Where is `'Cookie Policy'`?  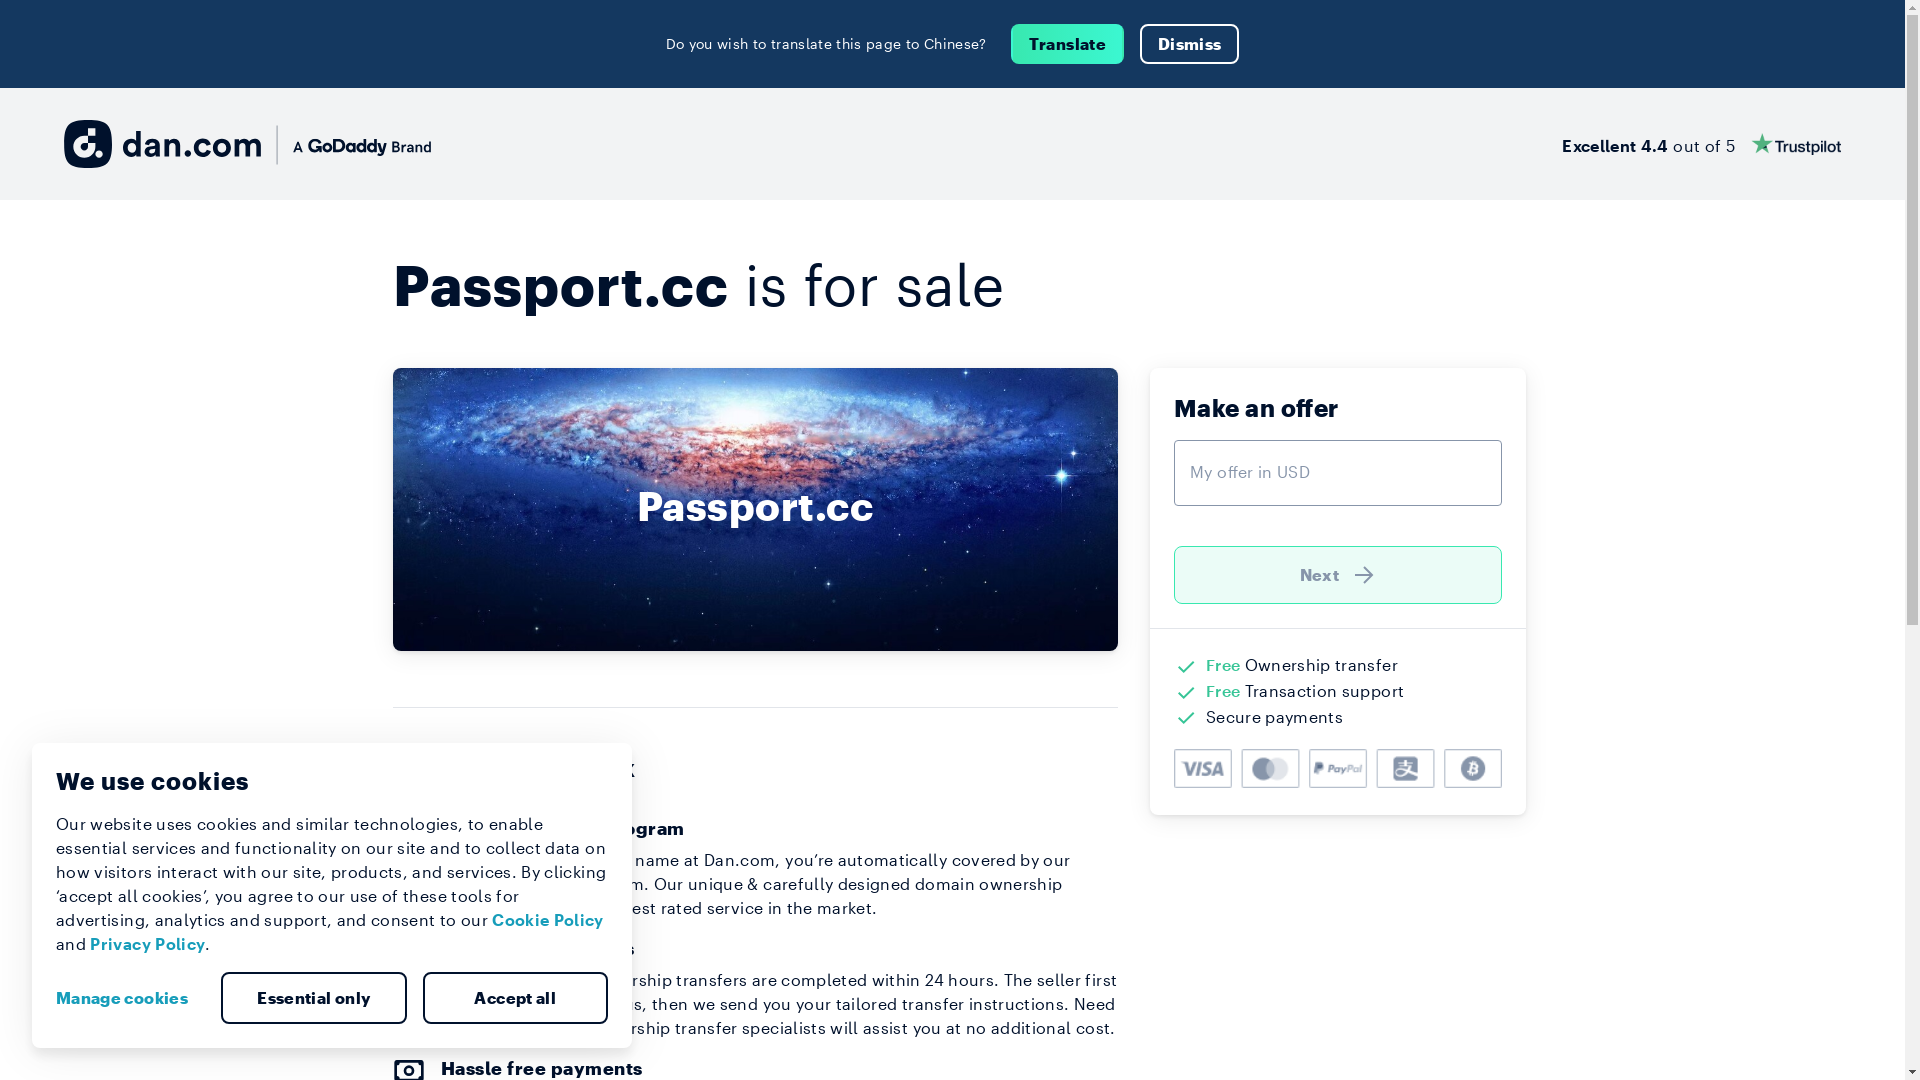
'Cookie Policy' is located at coordinates (547, 919).